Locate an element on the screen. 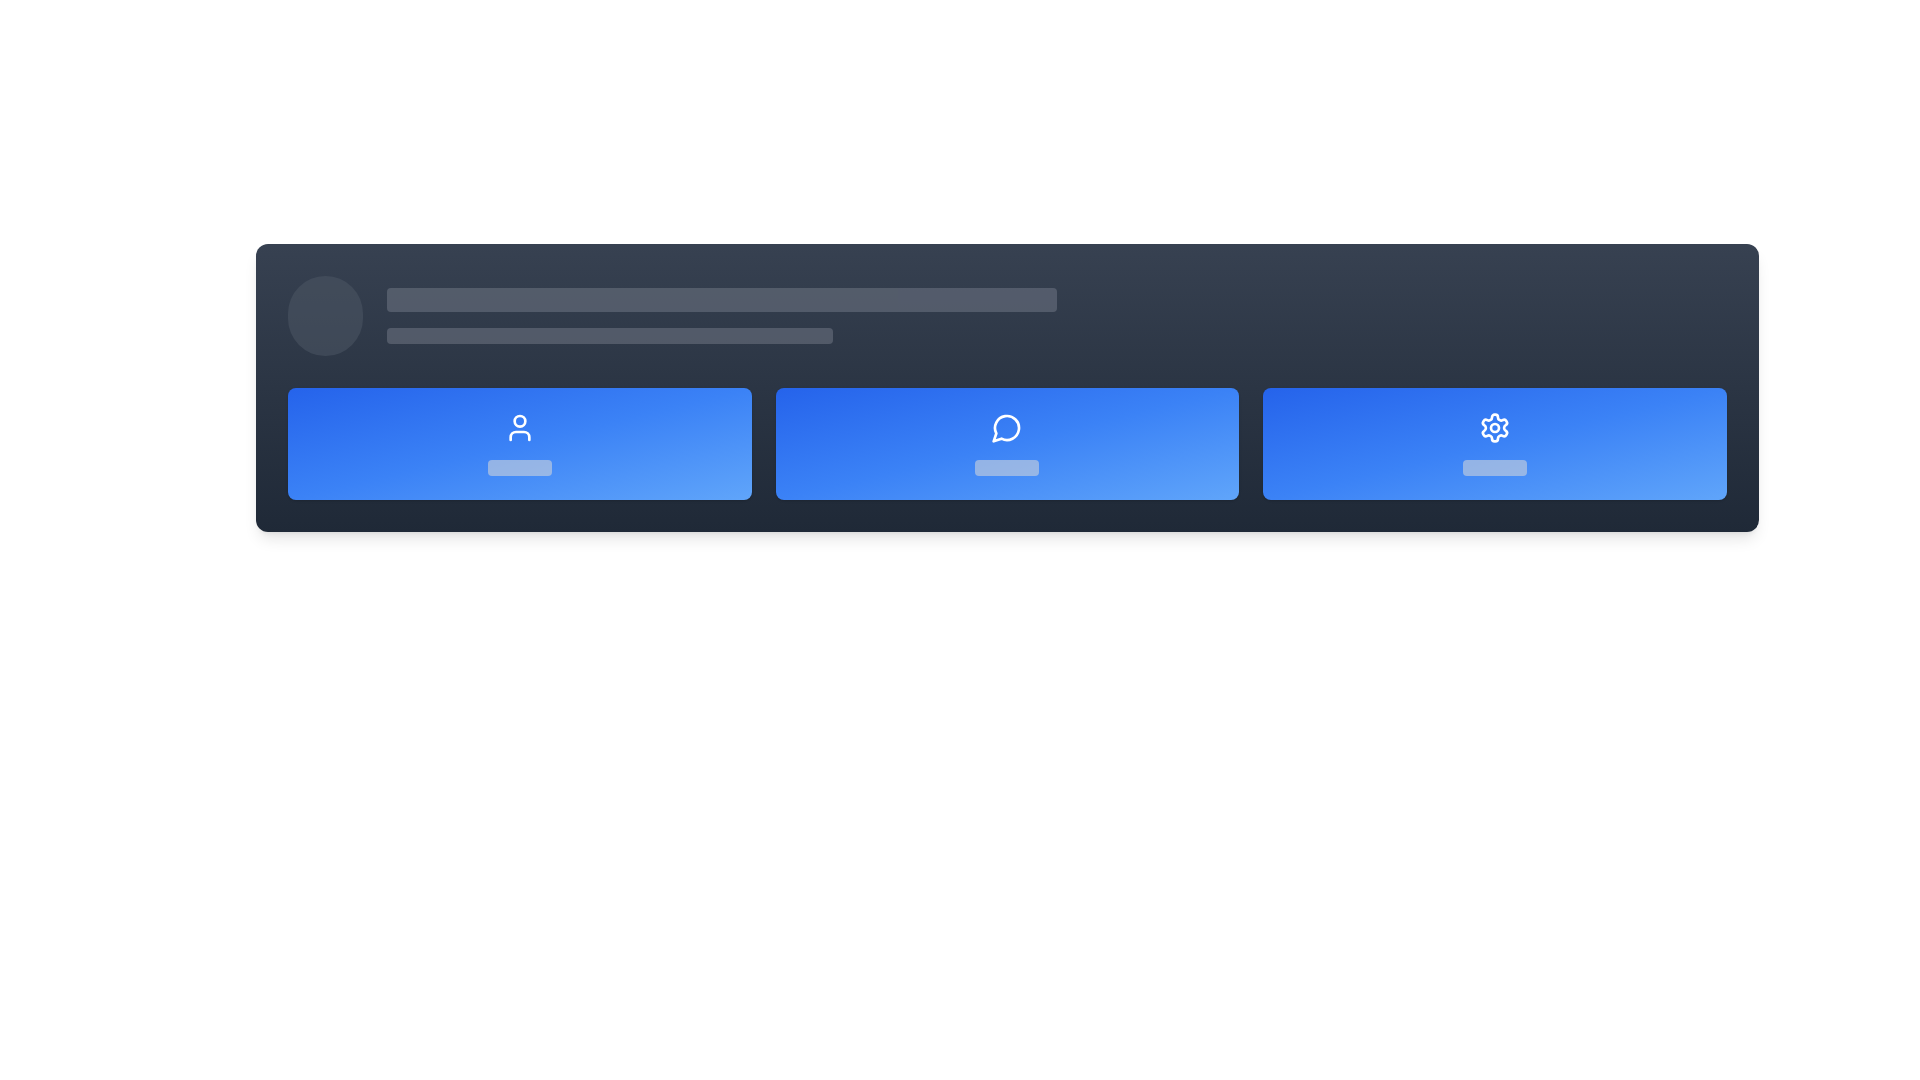 This screenshot has height=1080, width=1920. the selectable card component representing messaging or communication, which is located in the middle column of a three-column layout is located at coordinates (1007, 442).